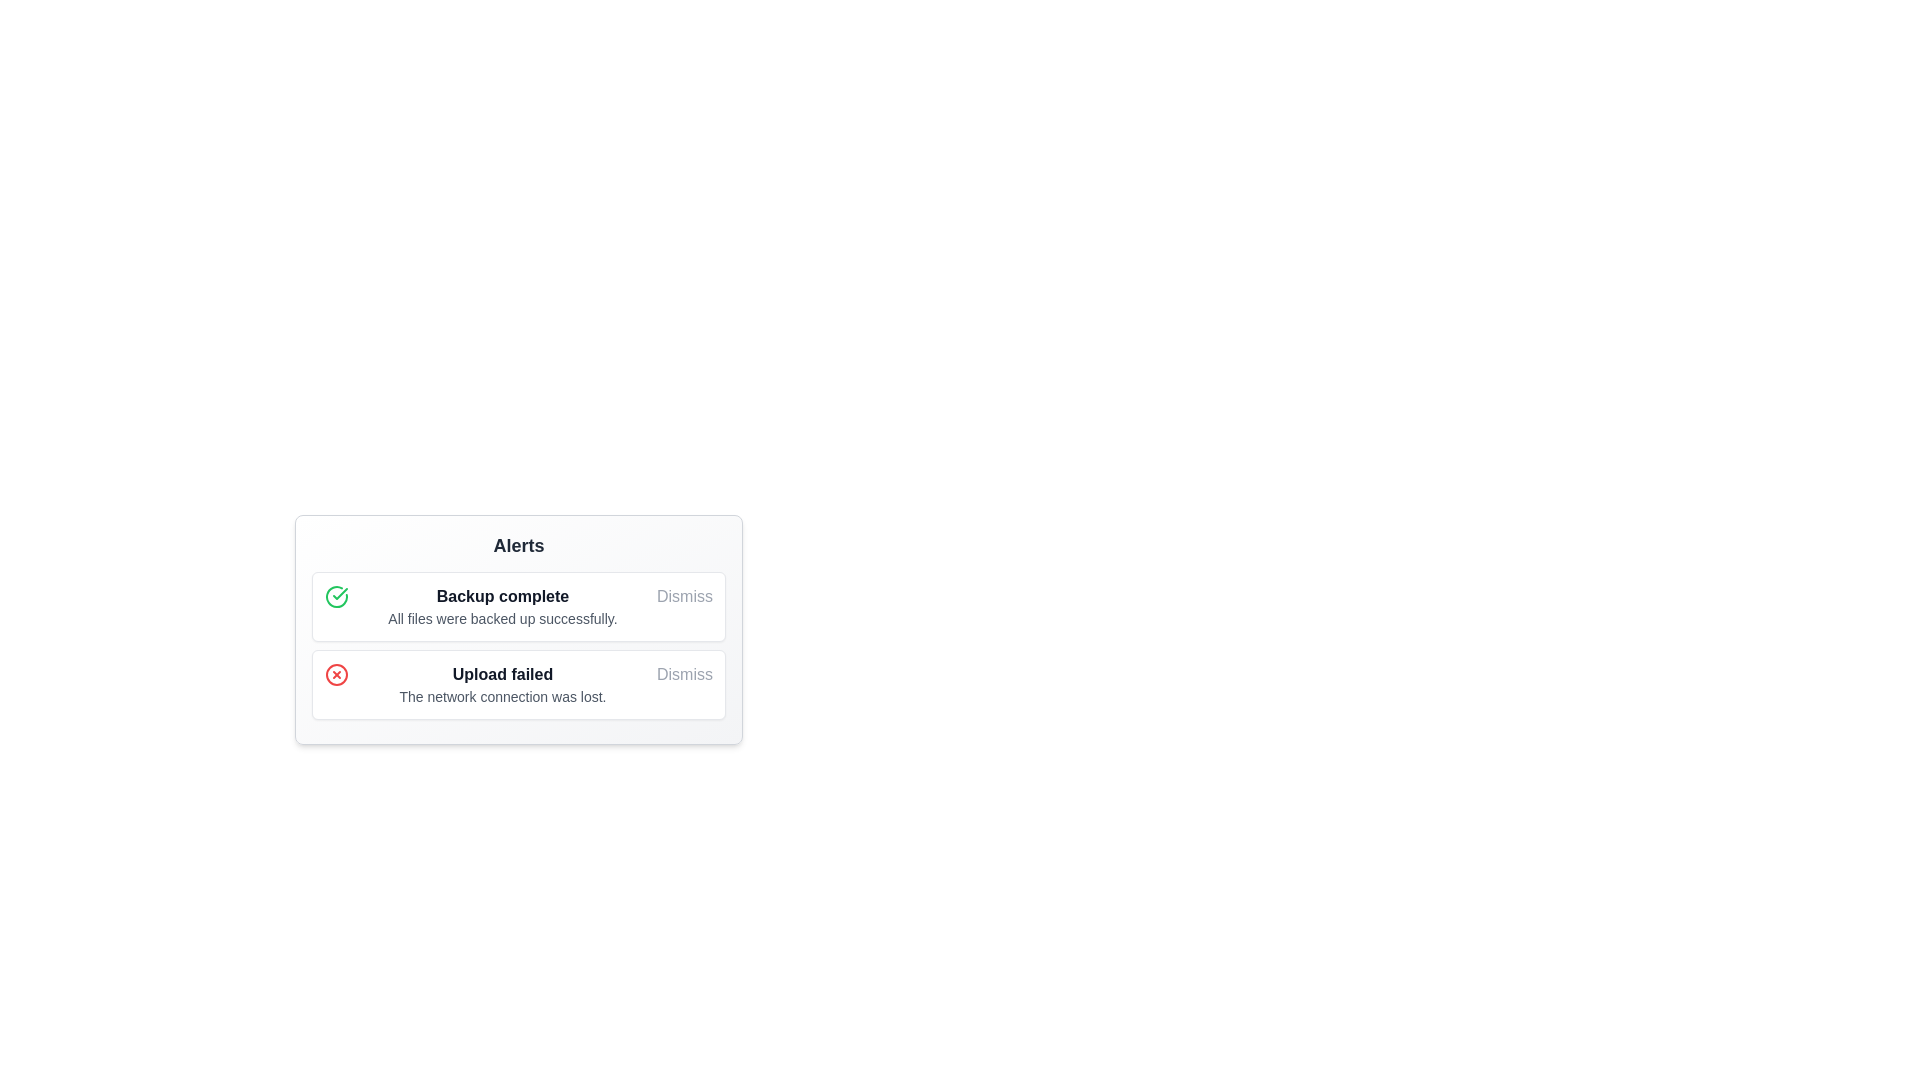  What do you see at coordinates (685, 675) in the screenshot?
I see `the dismiss button located at the right side of the notification message that reads 'Upload failed The network connection was lost.' to change its color` at bounding box center [685, 675].